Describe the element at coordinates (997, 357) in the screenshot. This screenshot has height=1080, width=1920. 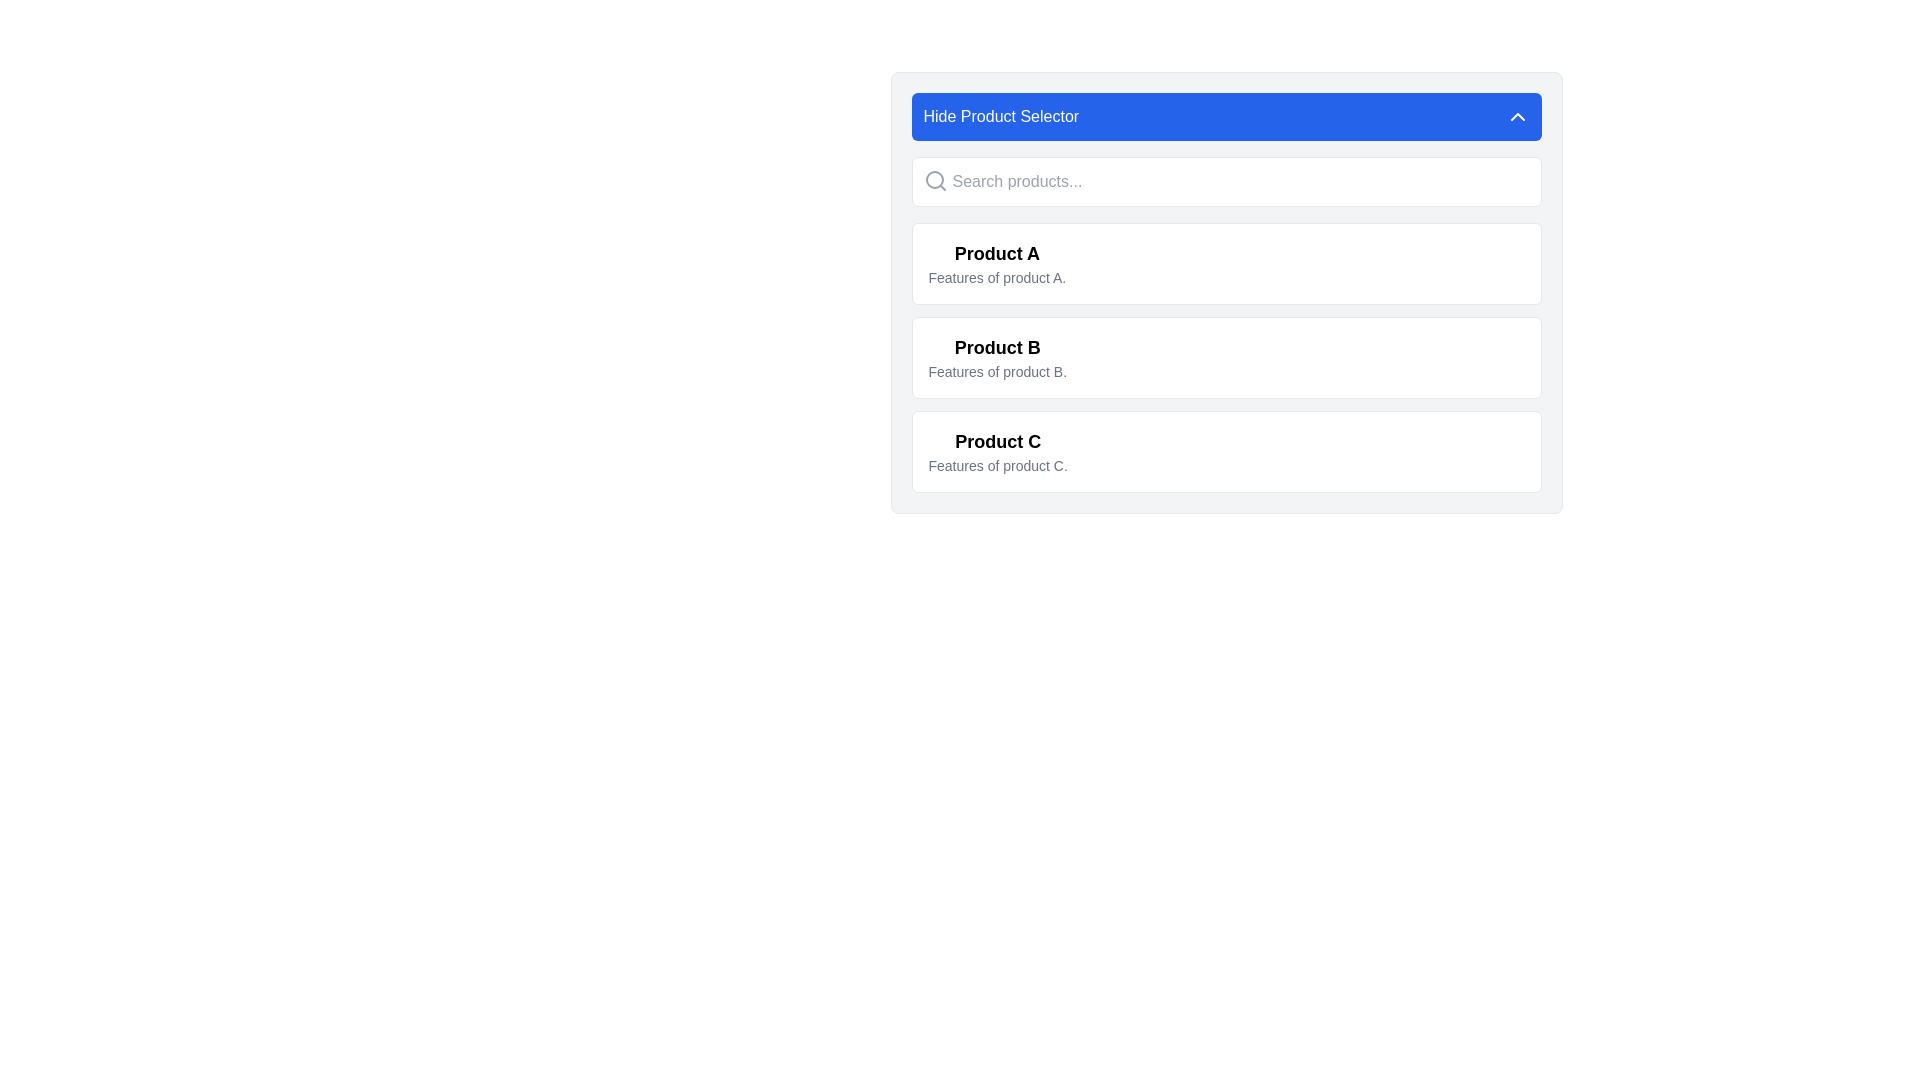
I see `to select the 'Product B' text block, which contains a bold title and description, positioned between 'Product A' and 'Product C' in the detailed list` at that location.